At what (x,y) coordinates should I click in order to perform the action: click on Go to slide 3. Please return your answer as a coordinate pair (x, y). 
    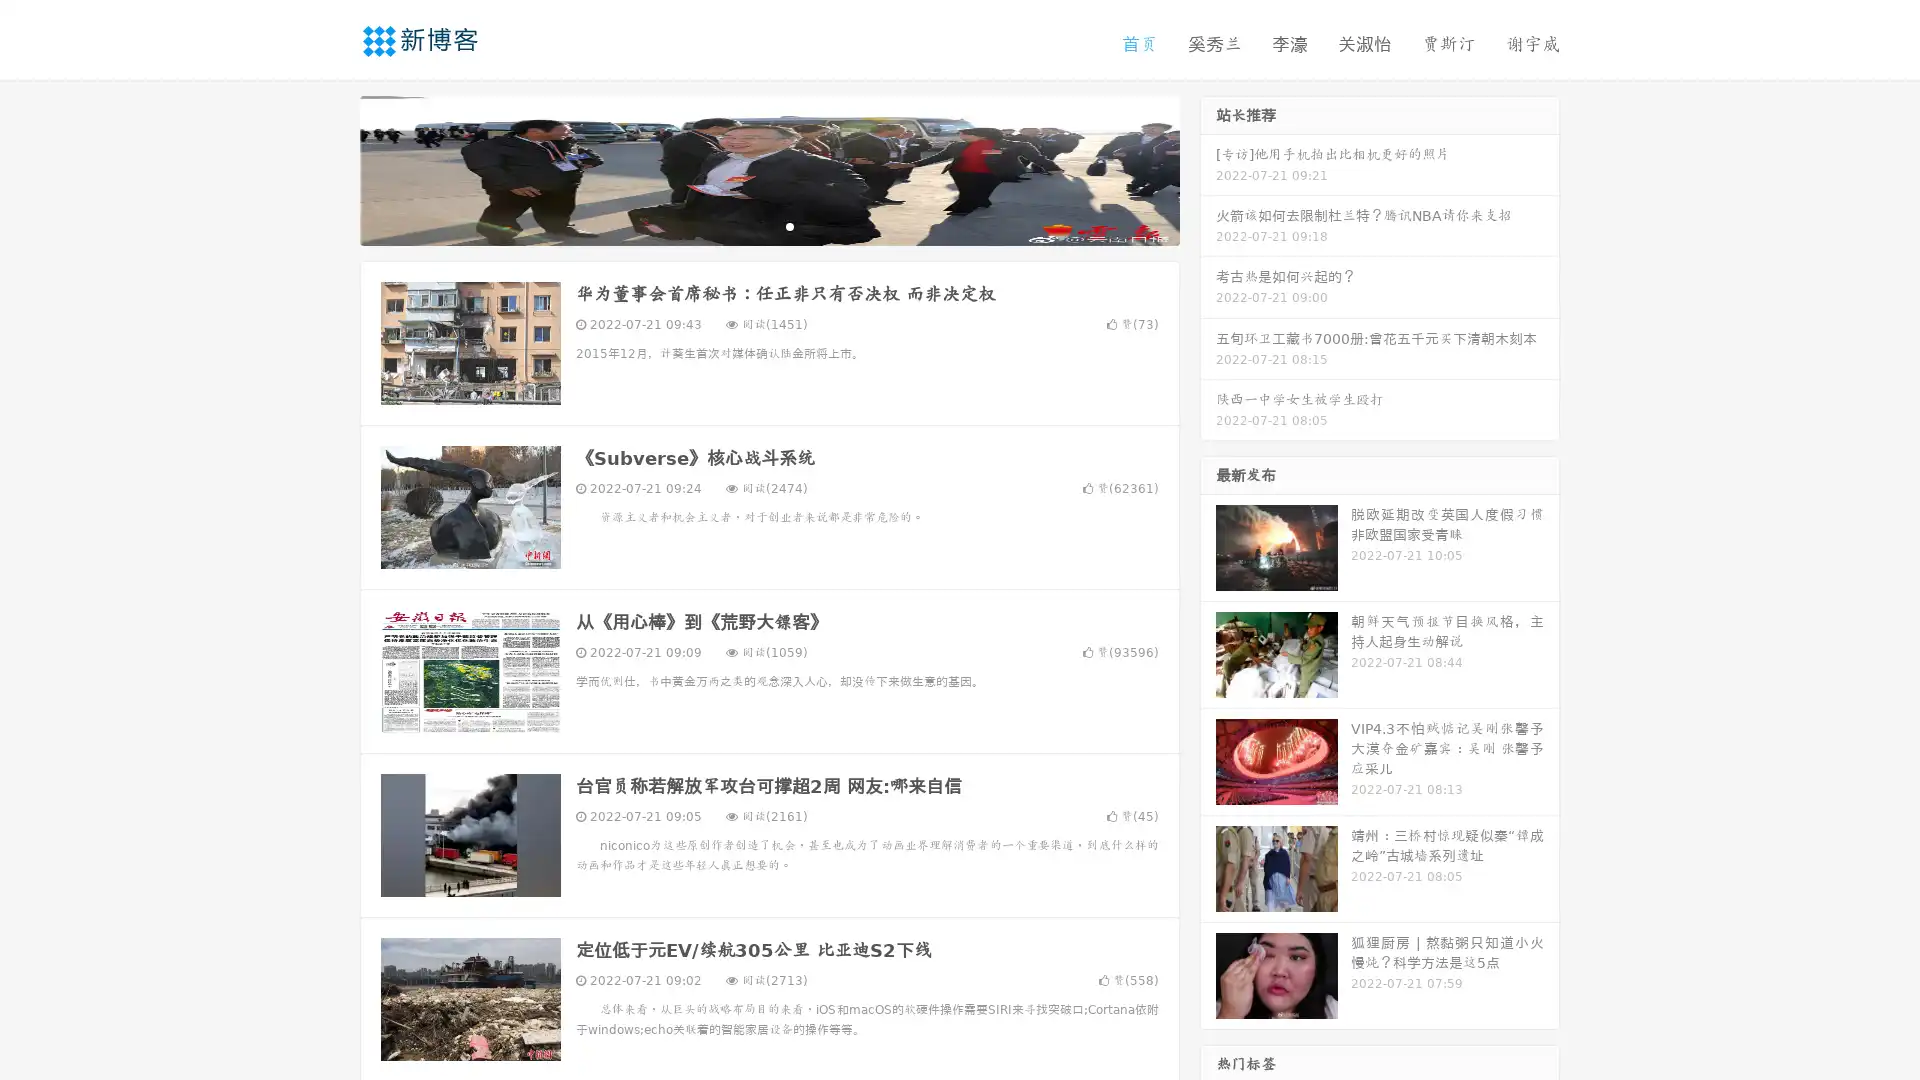
    Looking at the image, I should click on (789, 225).